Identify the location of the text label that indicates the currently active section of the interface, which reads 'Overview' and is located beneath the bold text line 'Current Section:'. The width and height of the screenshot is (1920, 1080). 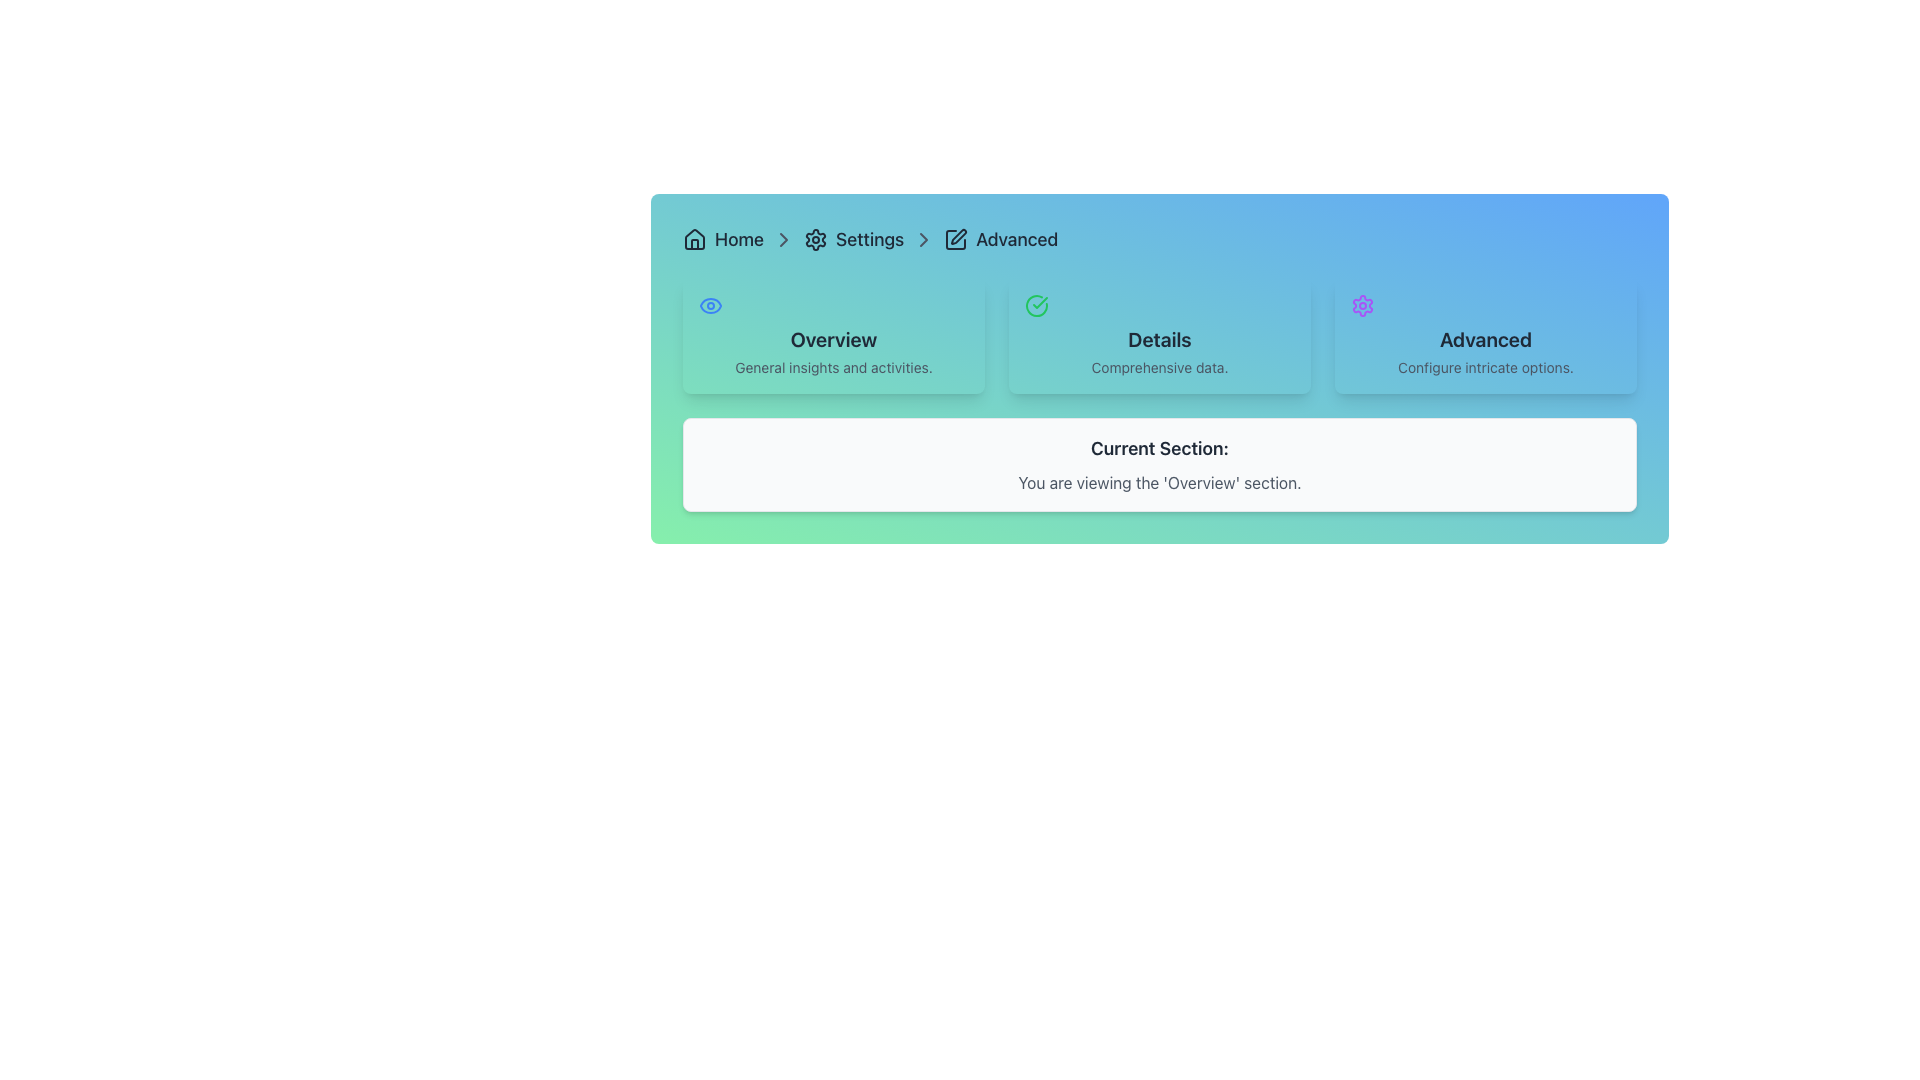
(1160, 482).